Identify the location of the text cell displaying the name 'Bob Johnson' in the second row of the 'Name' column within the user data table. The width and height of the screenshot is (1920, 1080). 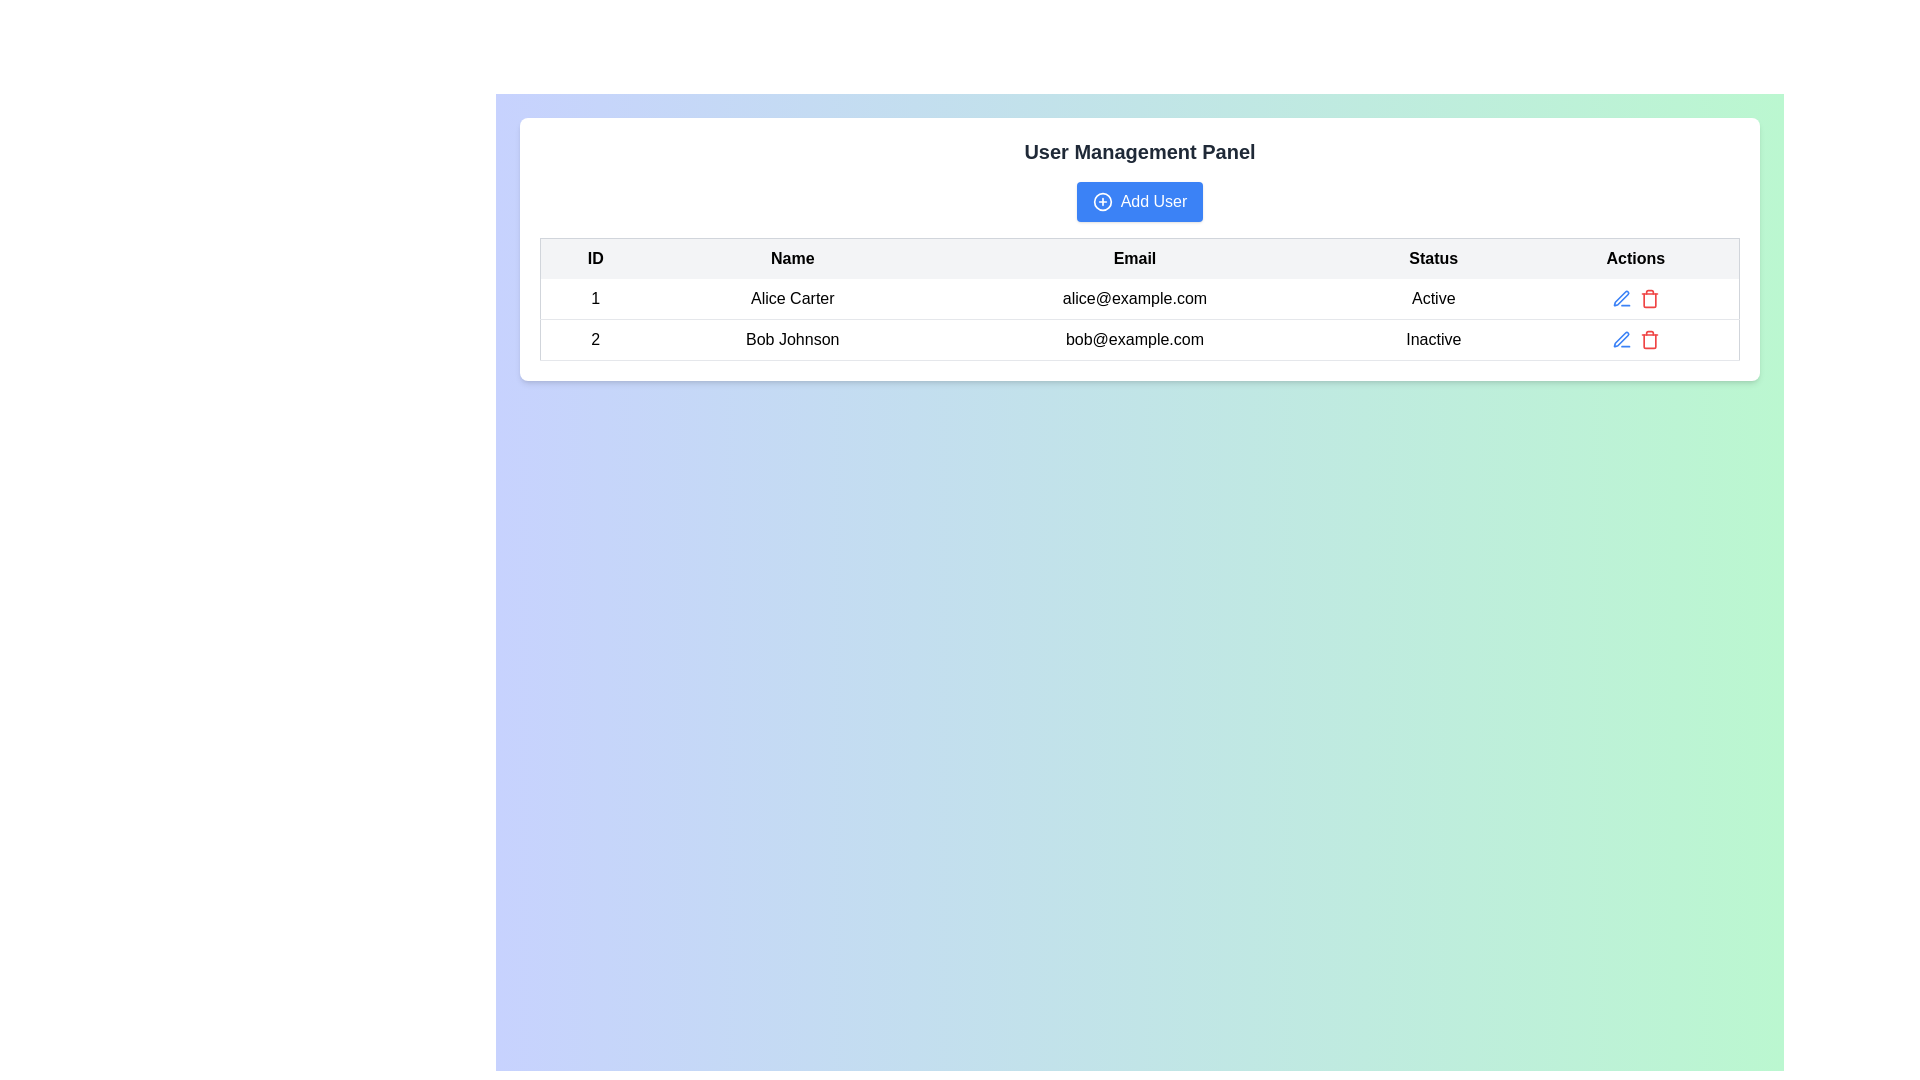
(791, 338).